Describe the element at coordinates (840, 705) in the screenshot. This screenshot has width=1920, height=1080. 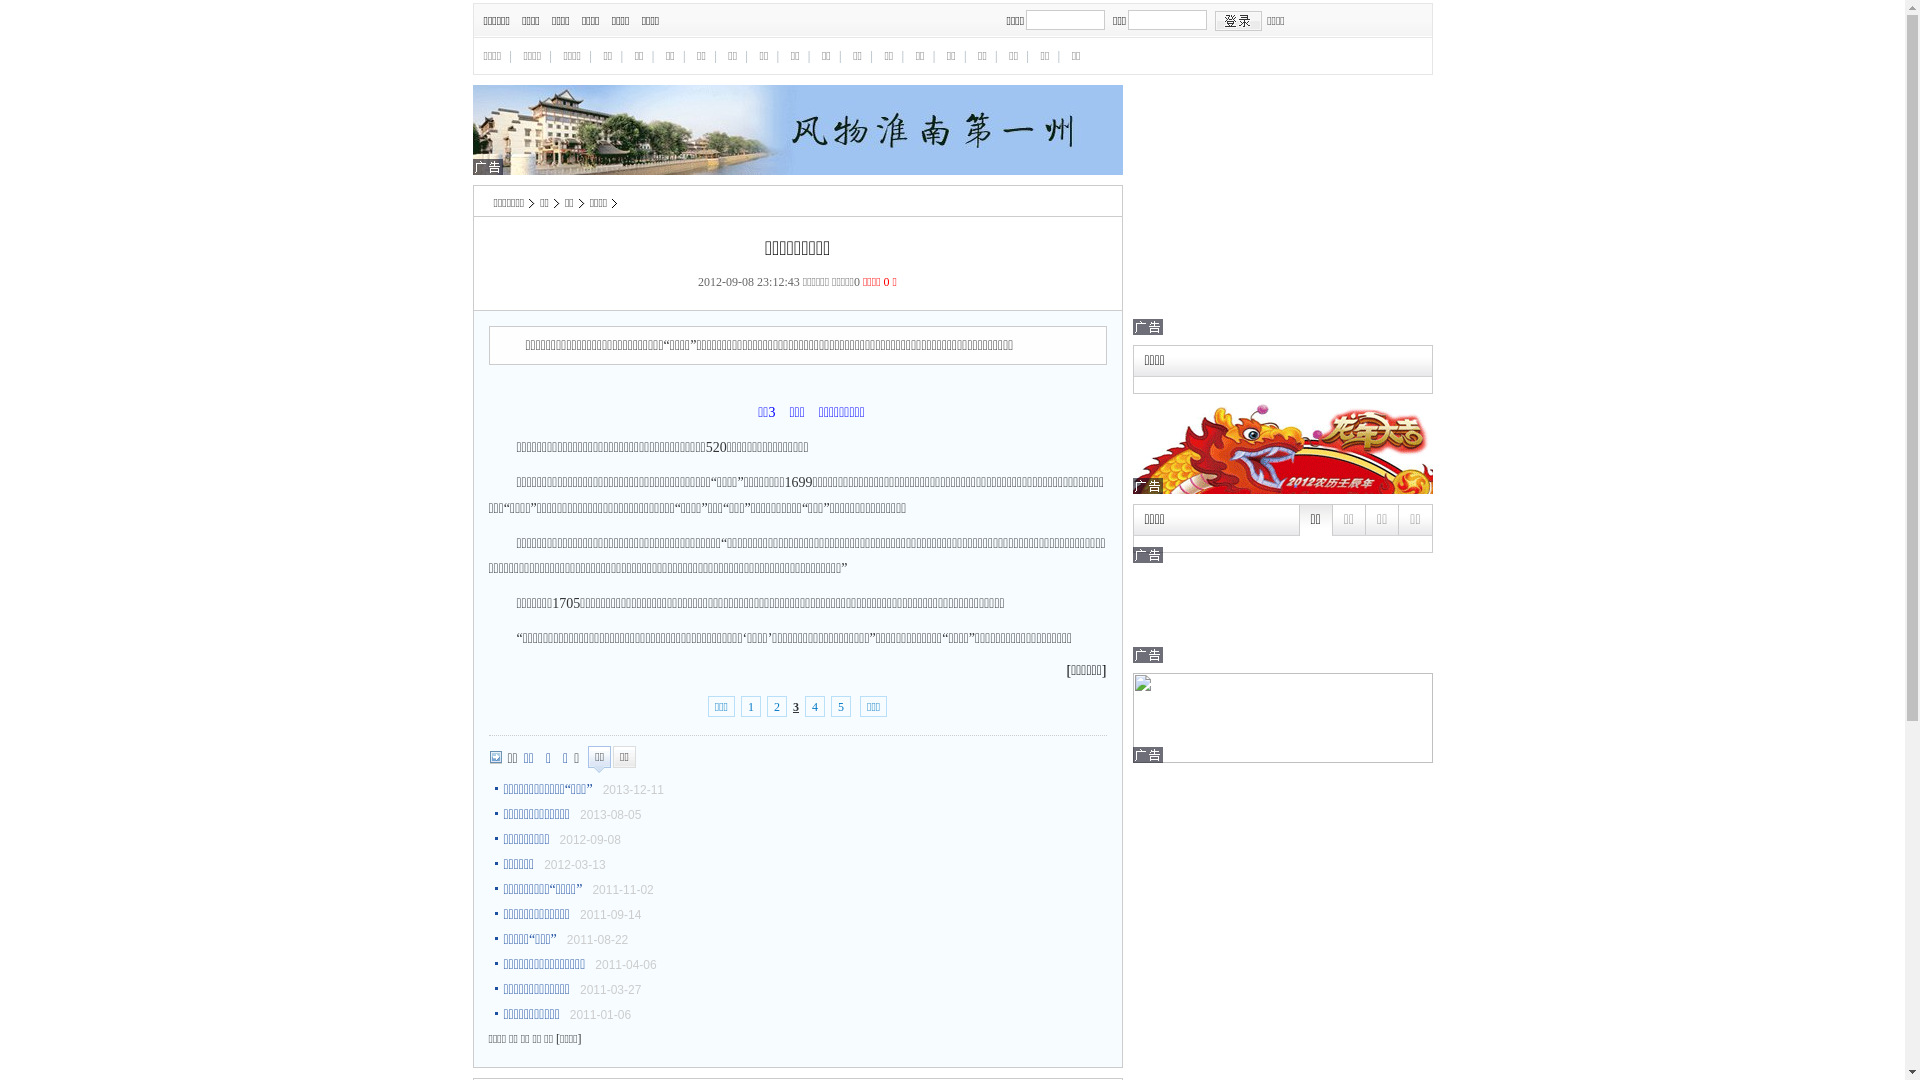
I see `'5'` at that location.